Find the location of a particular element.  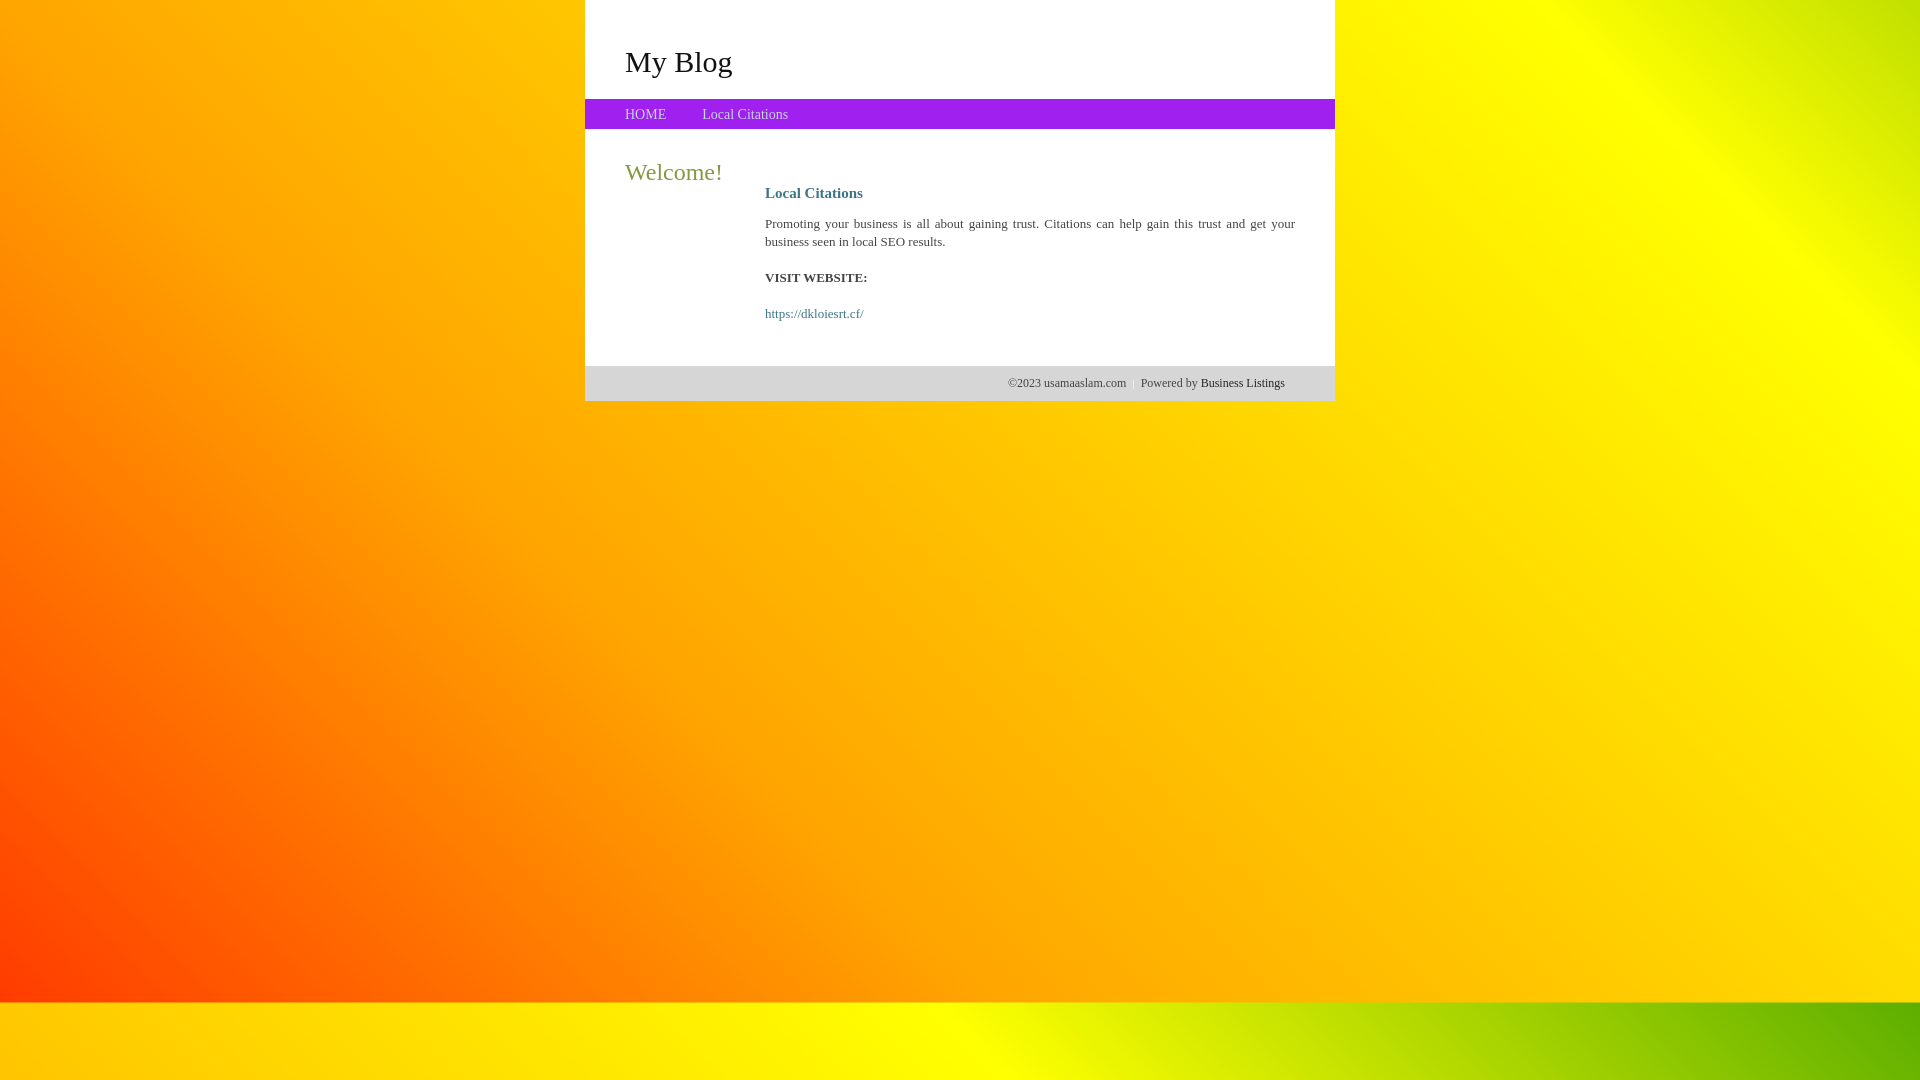

'https://dkloiesrt.cf/' is located at coordinates (814, 313).